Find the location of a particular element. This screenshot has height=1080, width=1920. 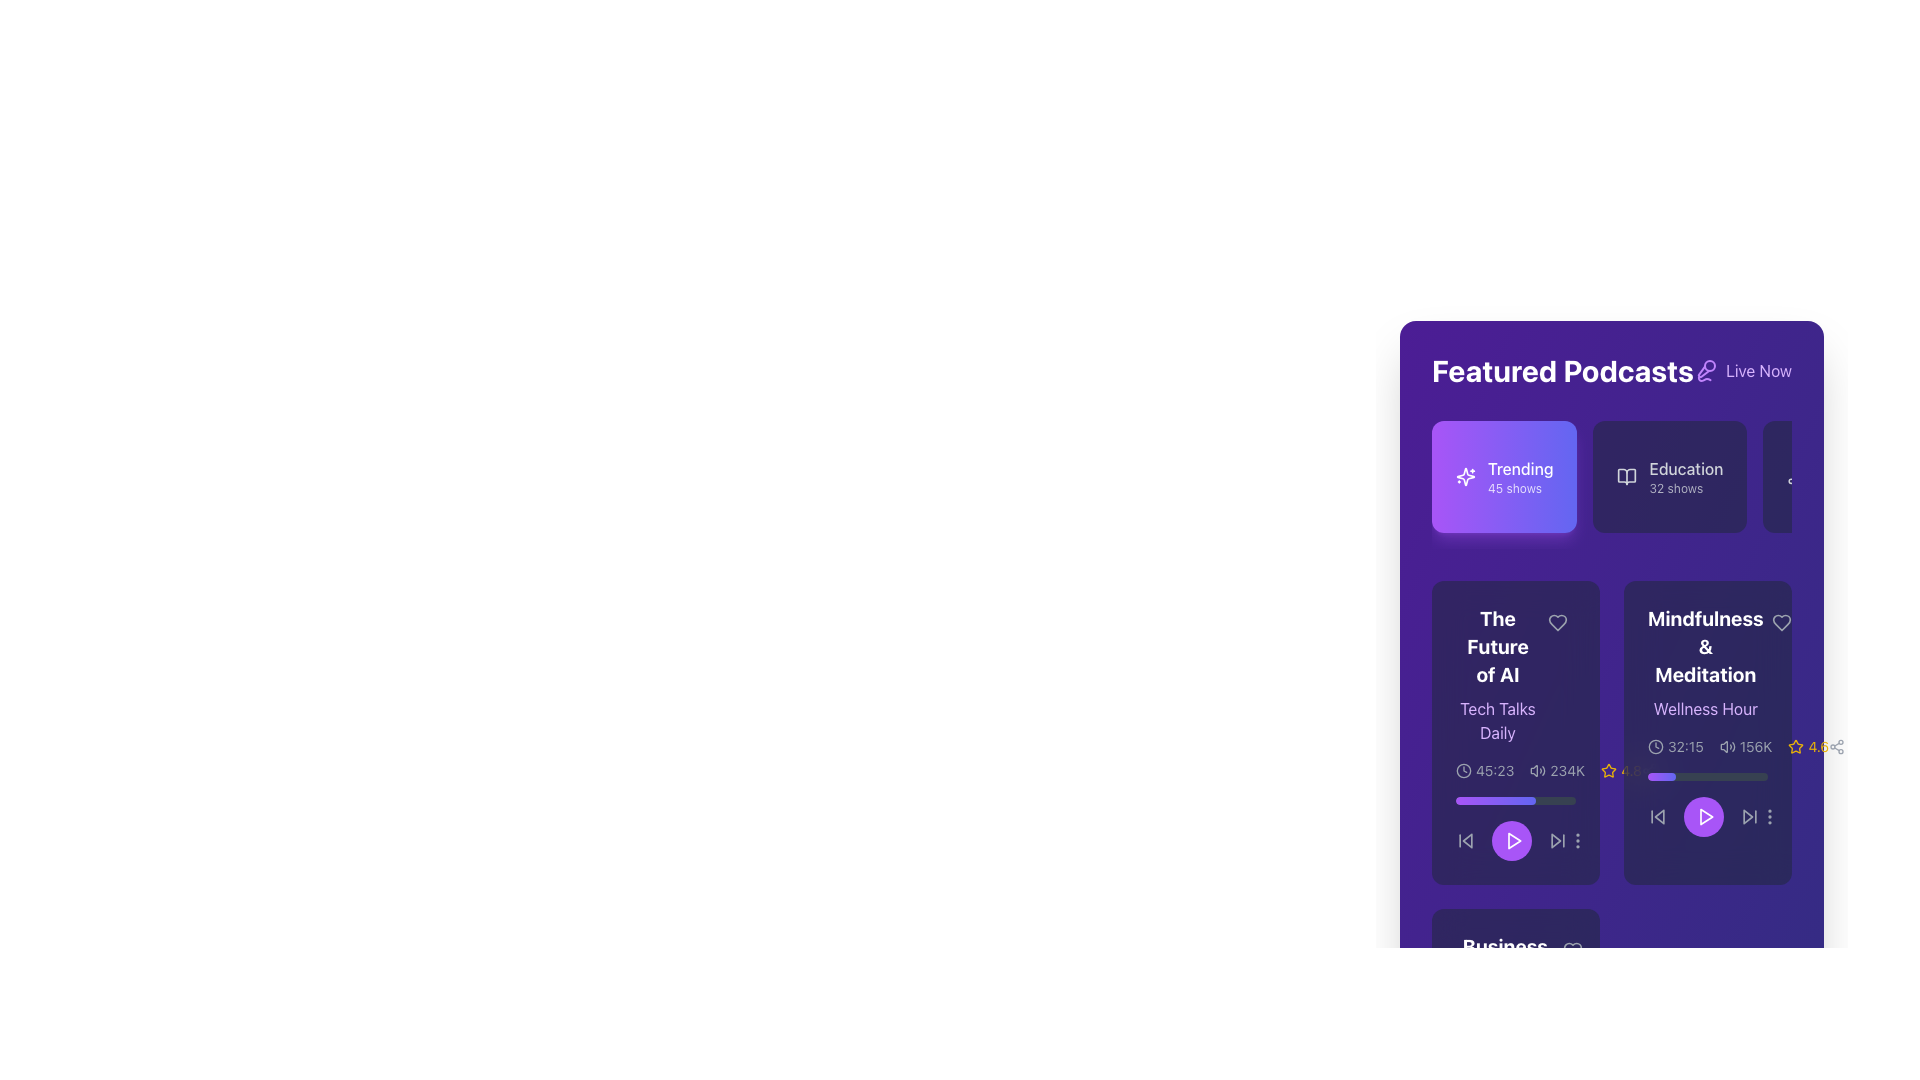

the play button located in the playback control bar at the bottom of the card titled 'The Future of AI' is located at coordinates (1516, 829).